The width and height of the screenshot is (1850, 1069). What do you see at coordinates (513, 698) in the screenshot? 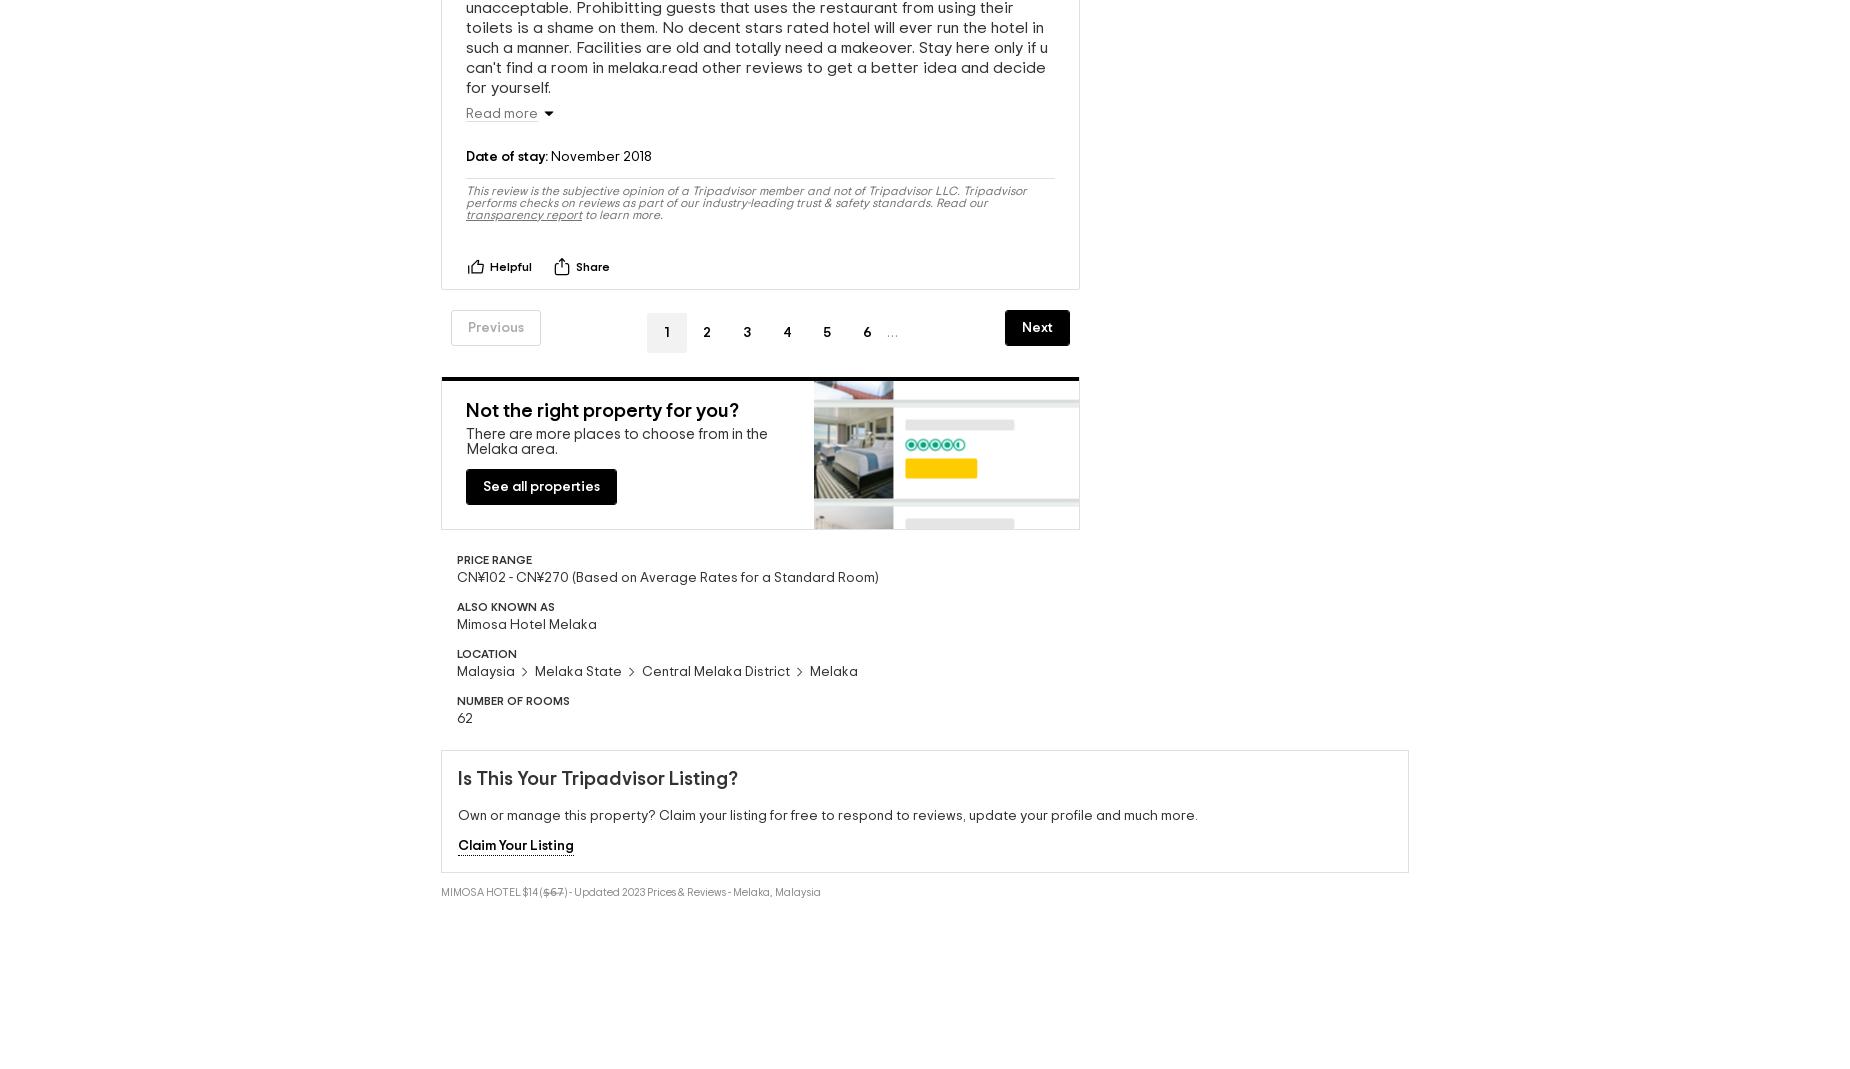
I see `'NUMBER OF ROOMS'` at bounding box center [513, 698].